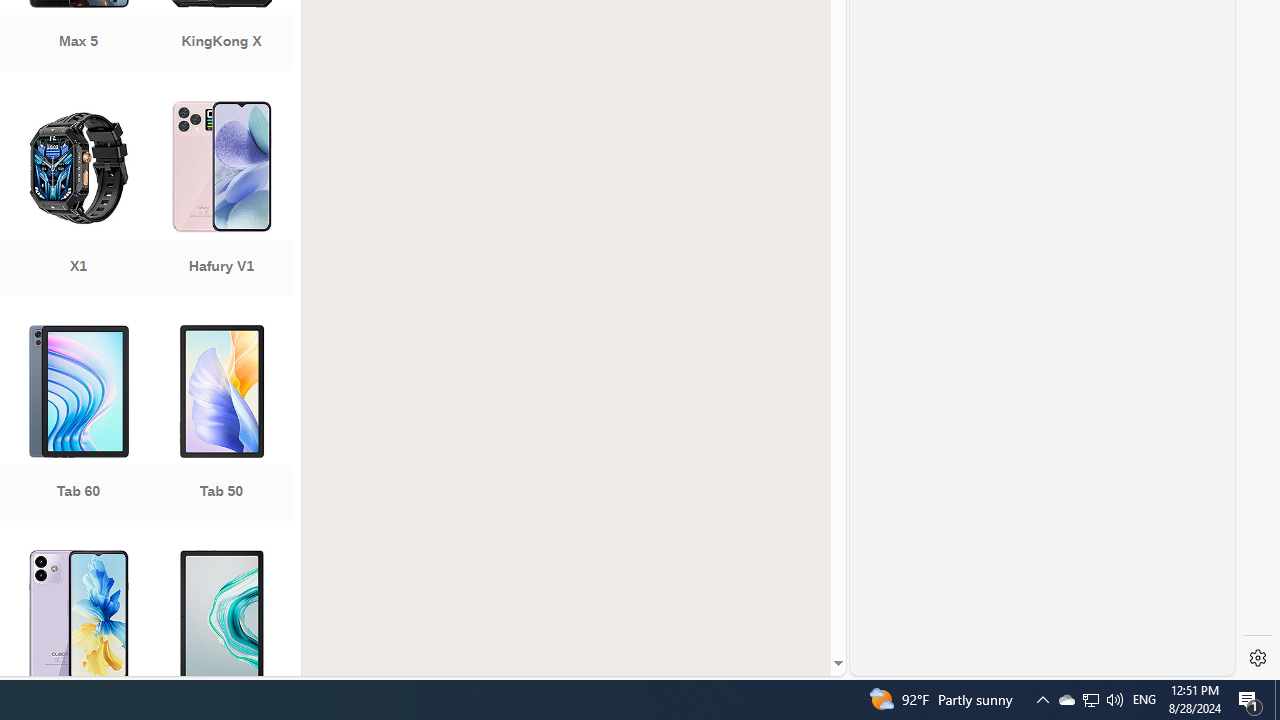  I want to click on 'X1', so click(78, 200).